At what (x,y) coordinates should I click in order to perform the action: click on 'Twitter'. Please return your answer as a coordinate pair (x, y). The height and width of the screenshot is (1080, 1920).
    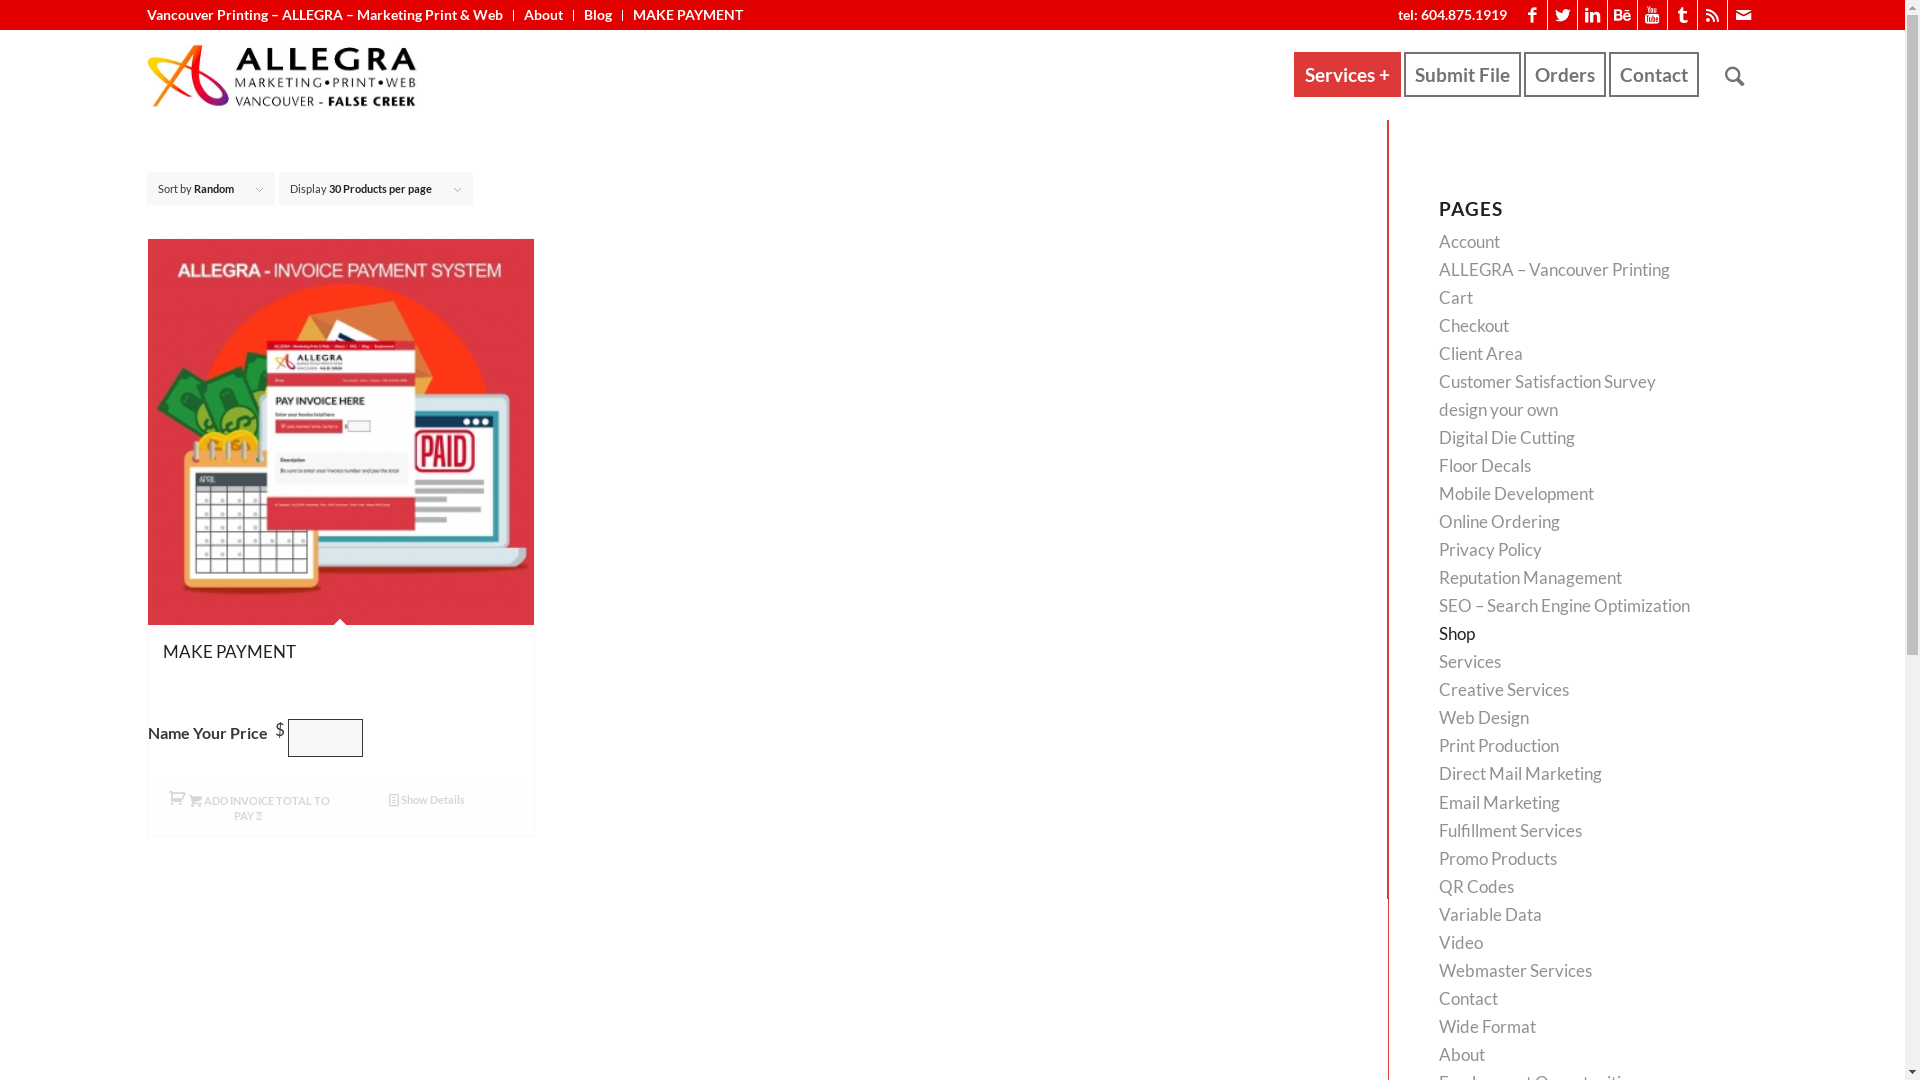
    Looking at the image, I should click on (1561, 15).